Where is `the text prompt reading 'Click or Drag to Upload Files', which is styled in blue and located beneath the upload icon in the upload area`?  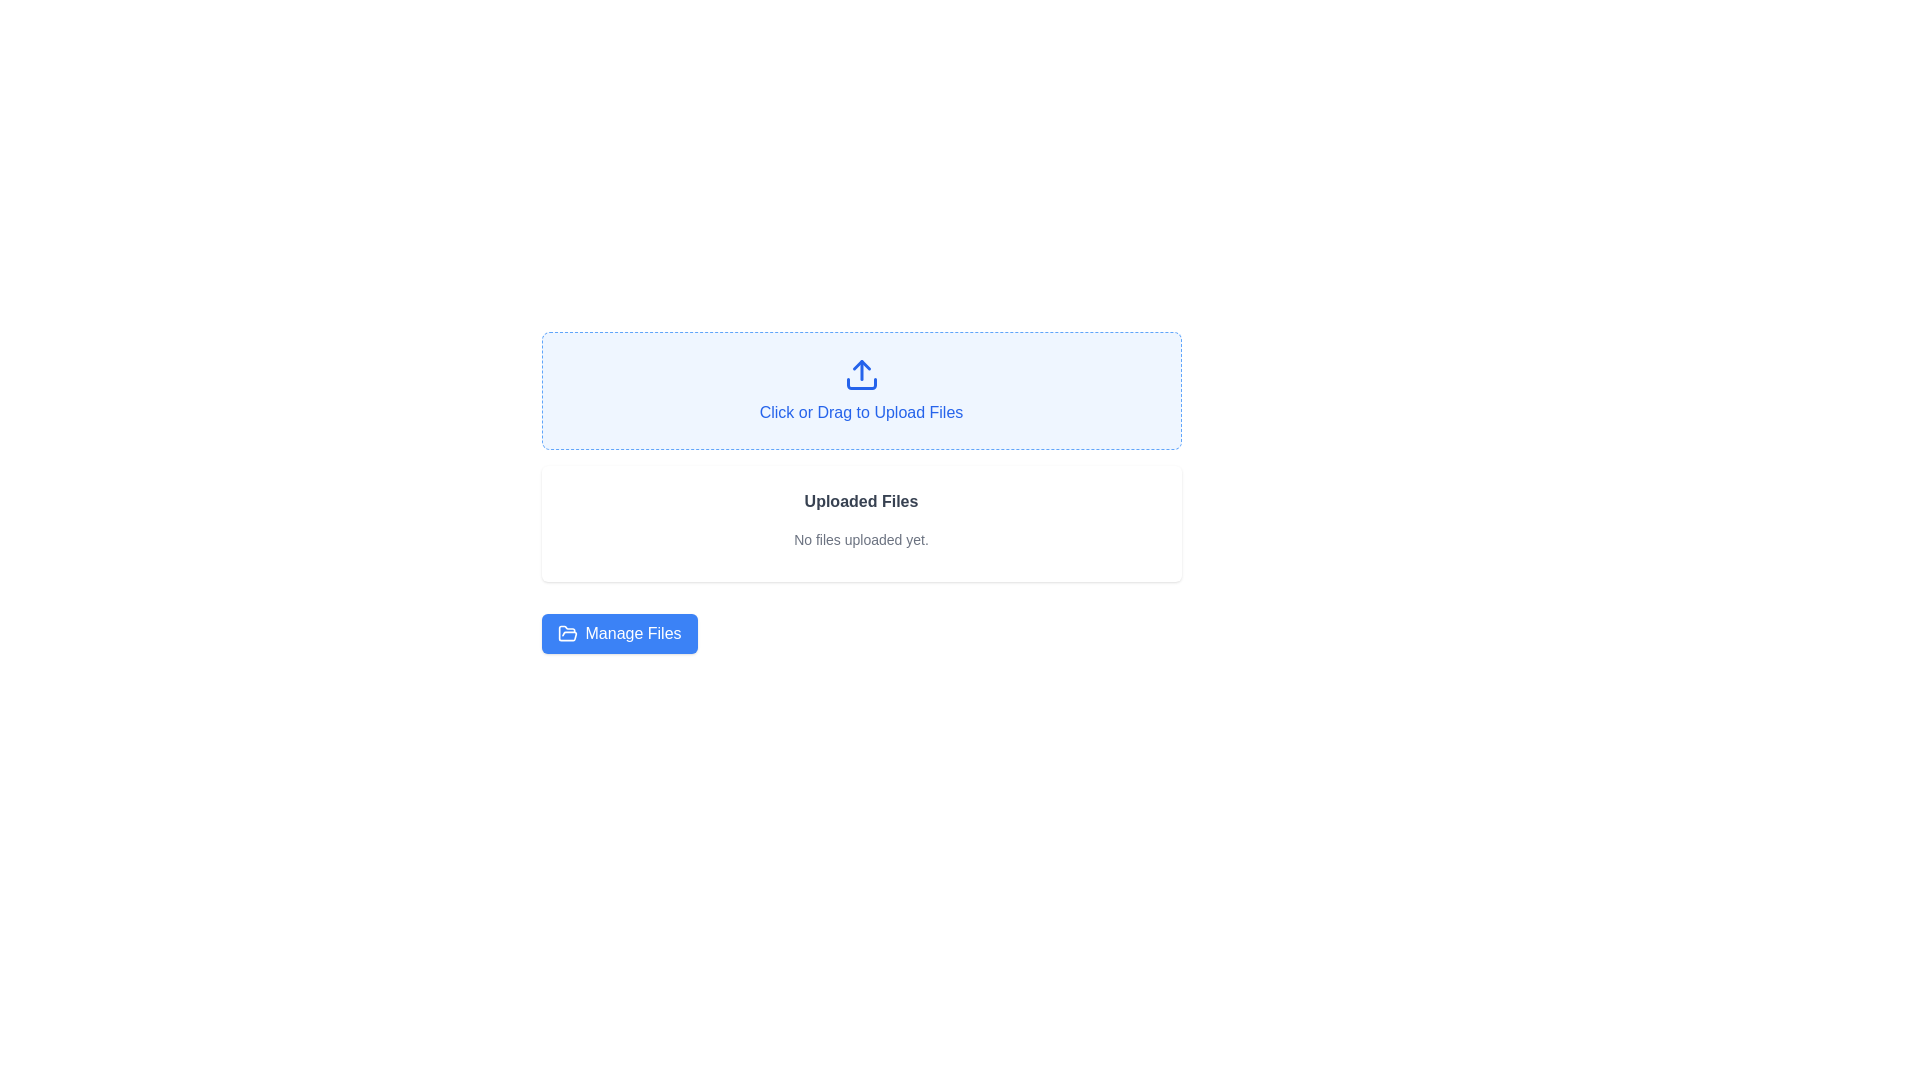
the text prompt reading 'Click or Drag to Upload Files', which is styled in blue and located beneath the upload icon in the upload area is located at coordinates (861, 411).